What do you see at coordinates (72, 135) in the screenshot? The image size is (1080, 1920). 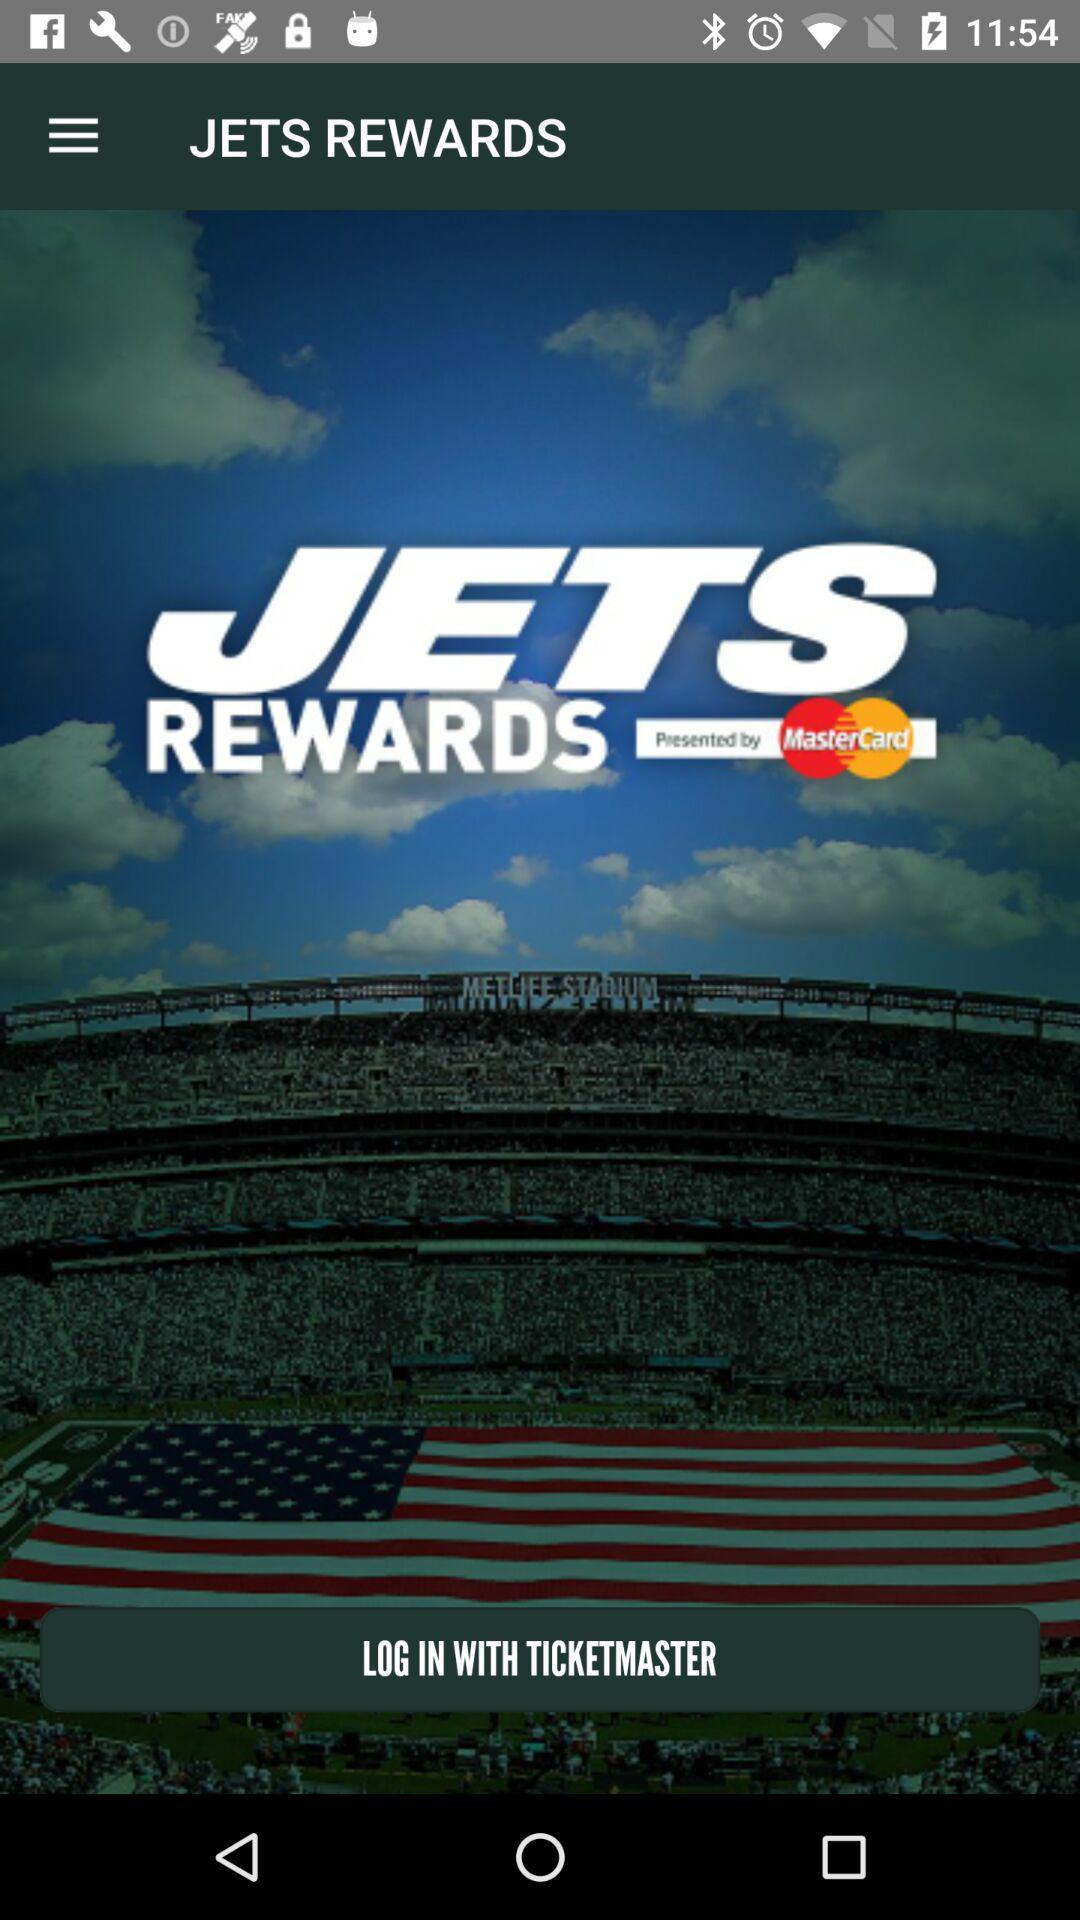 I see `item next to jets rewards item` at bounding box center [72, 135].